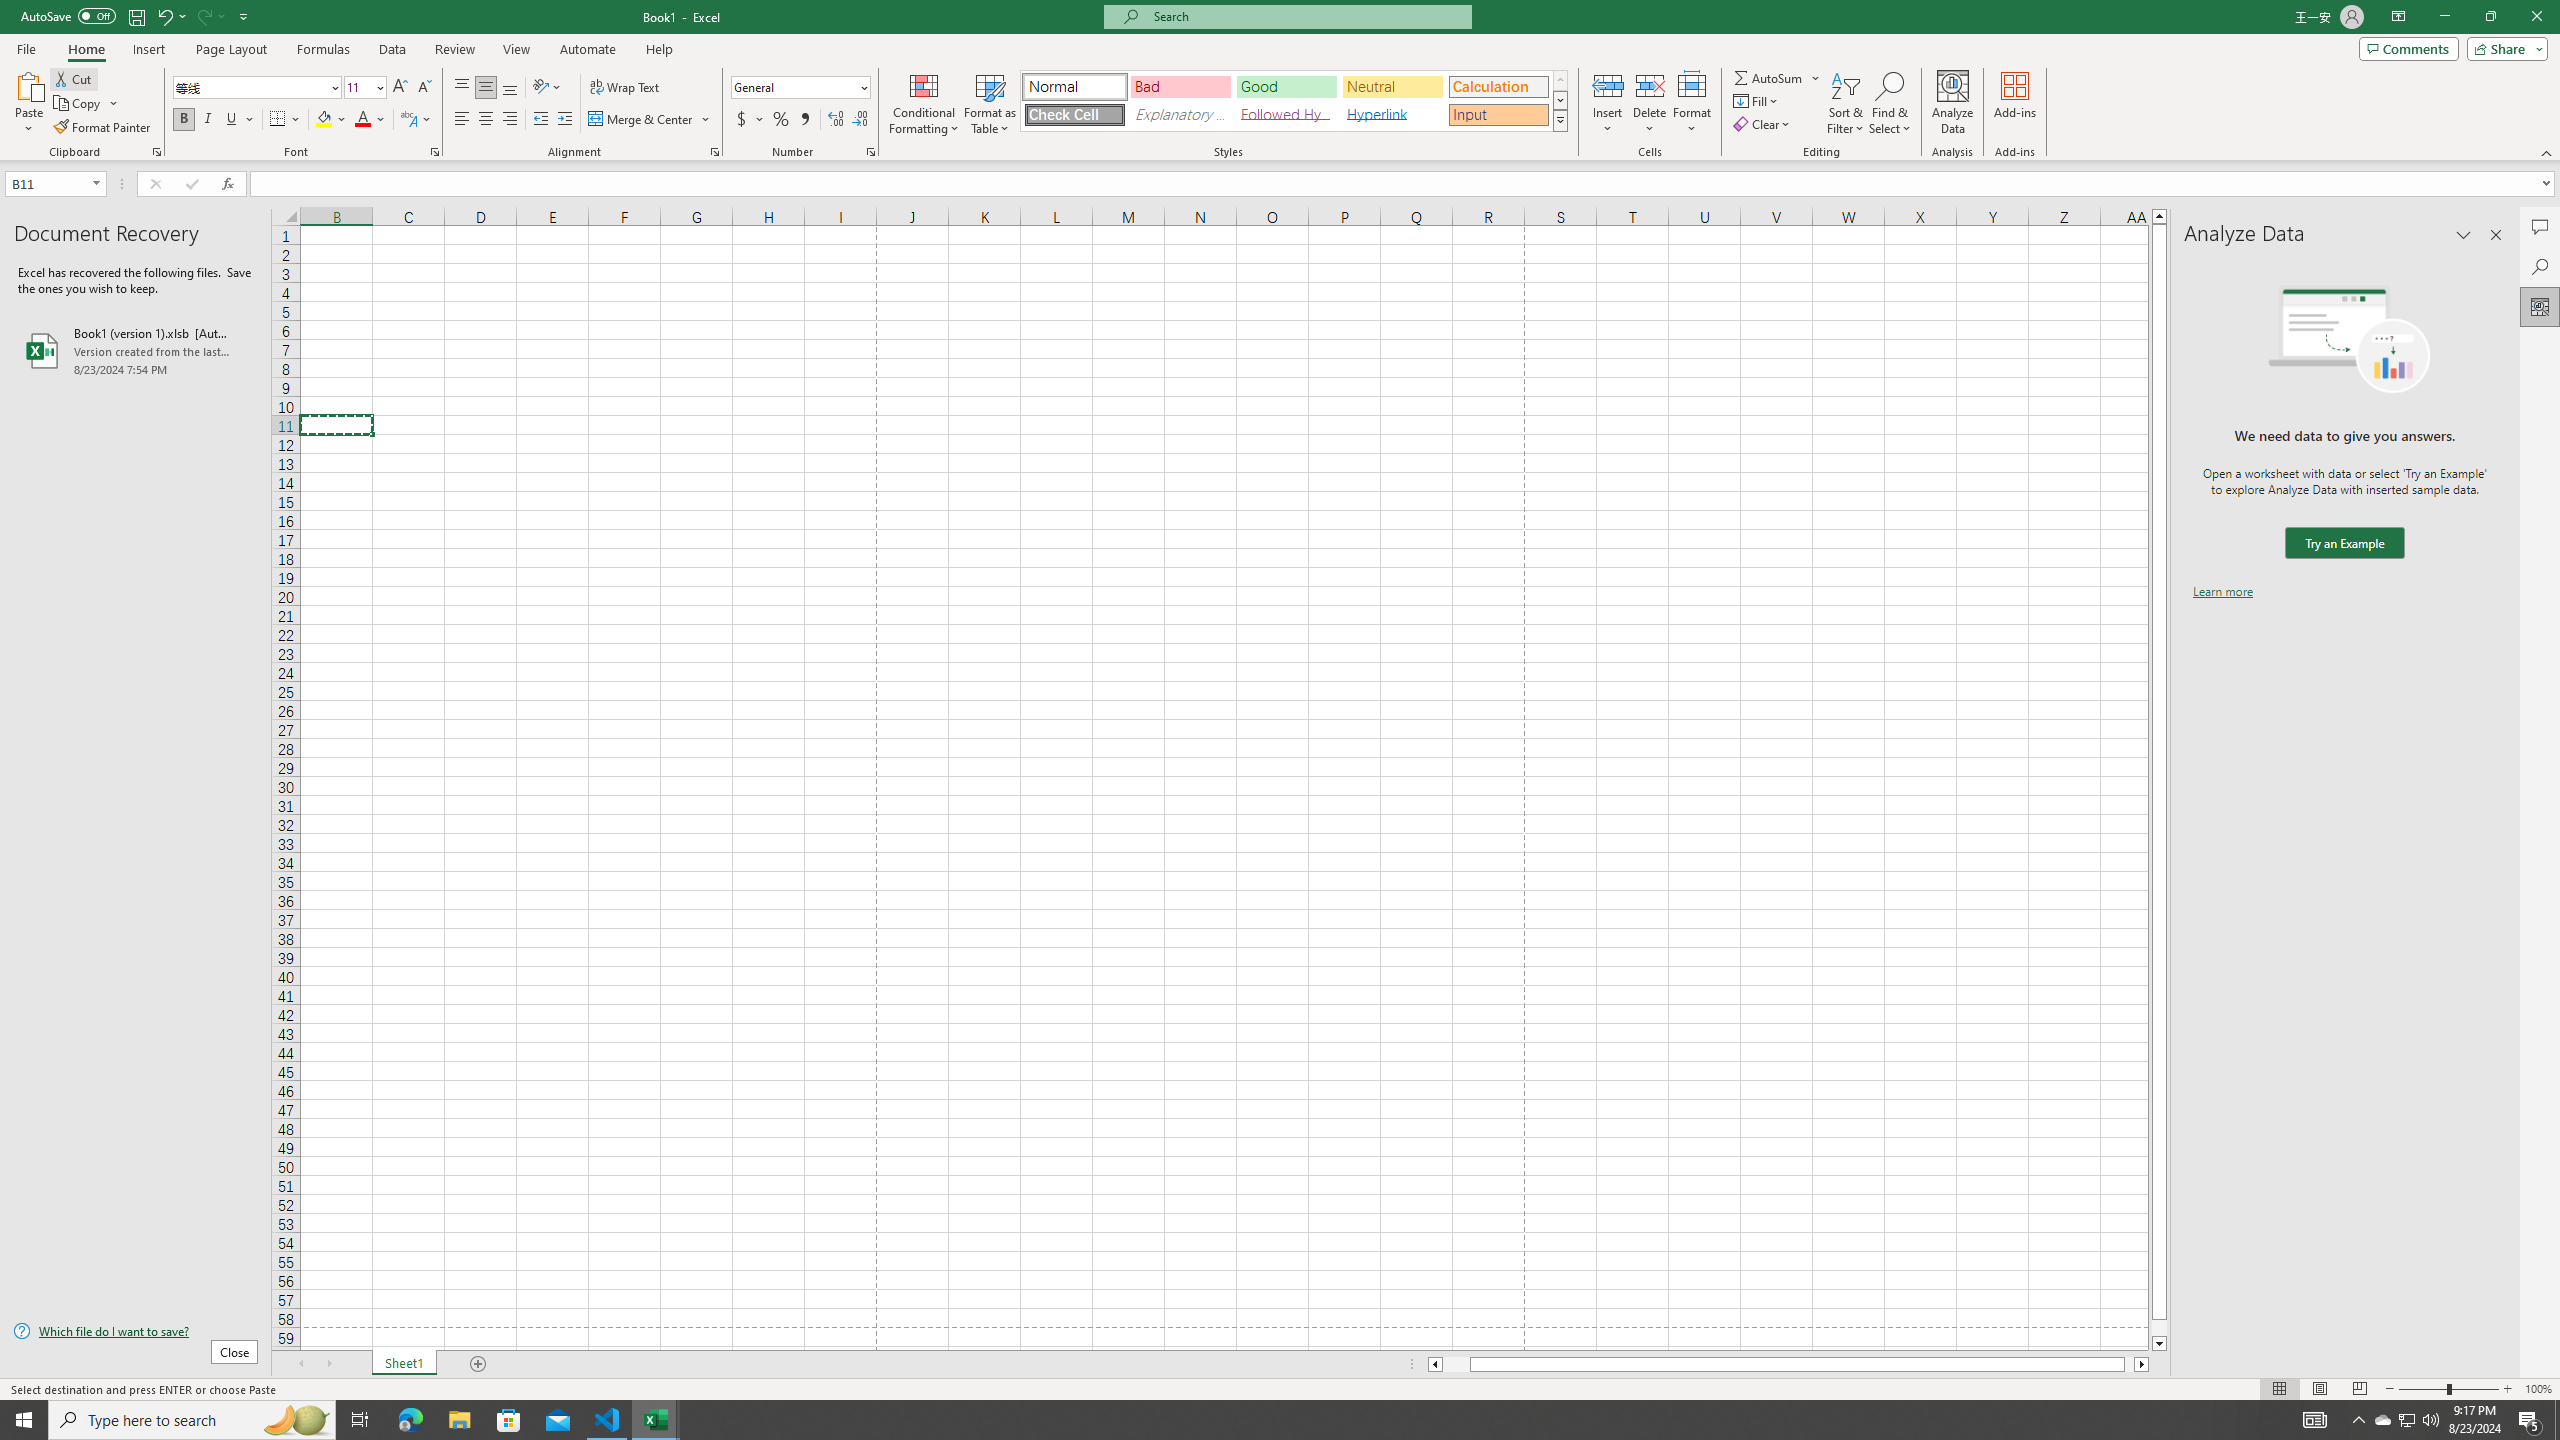 This screenshot has height=1440, width=2560. I want to click on 'Office Clipboard...', so click(155, 150).